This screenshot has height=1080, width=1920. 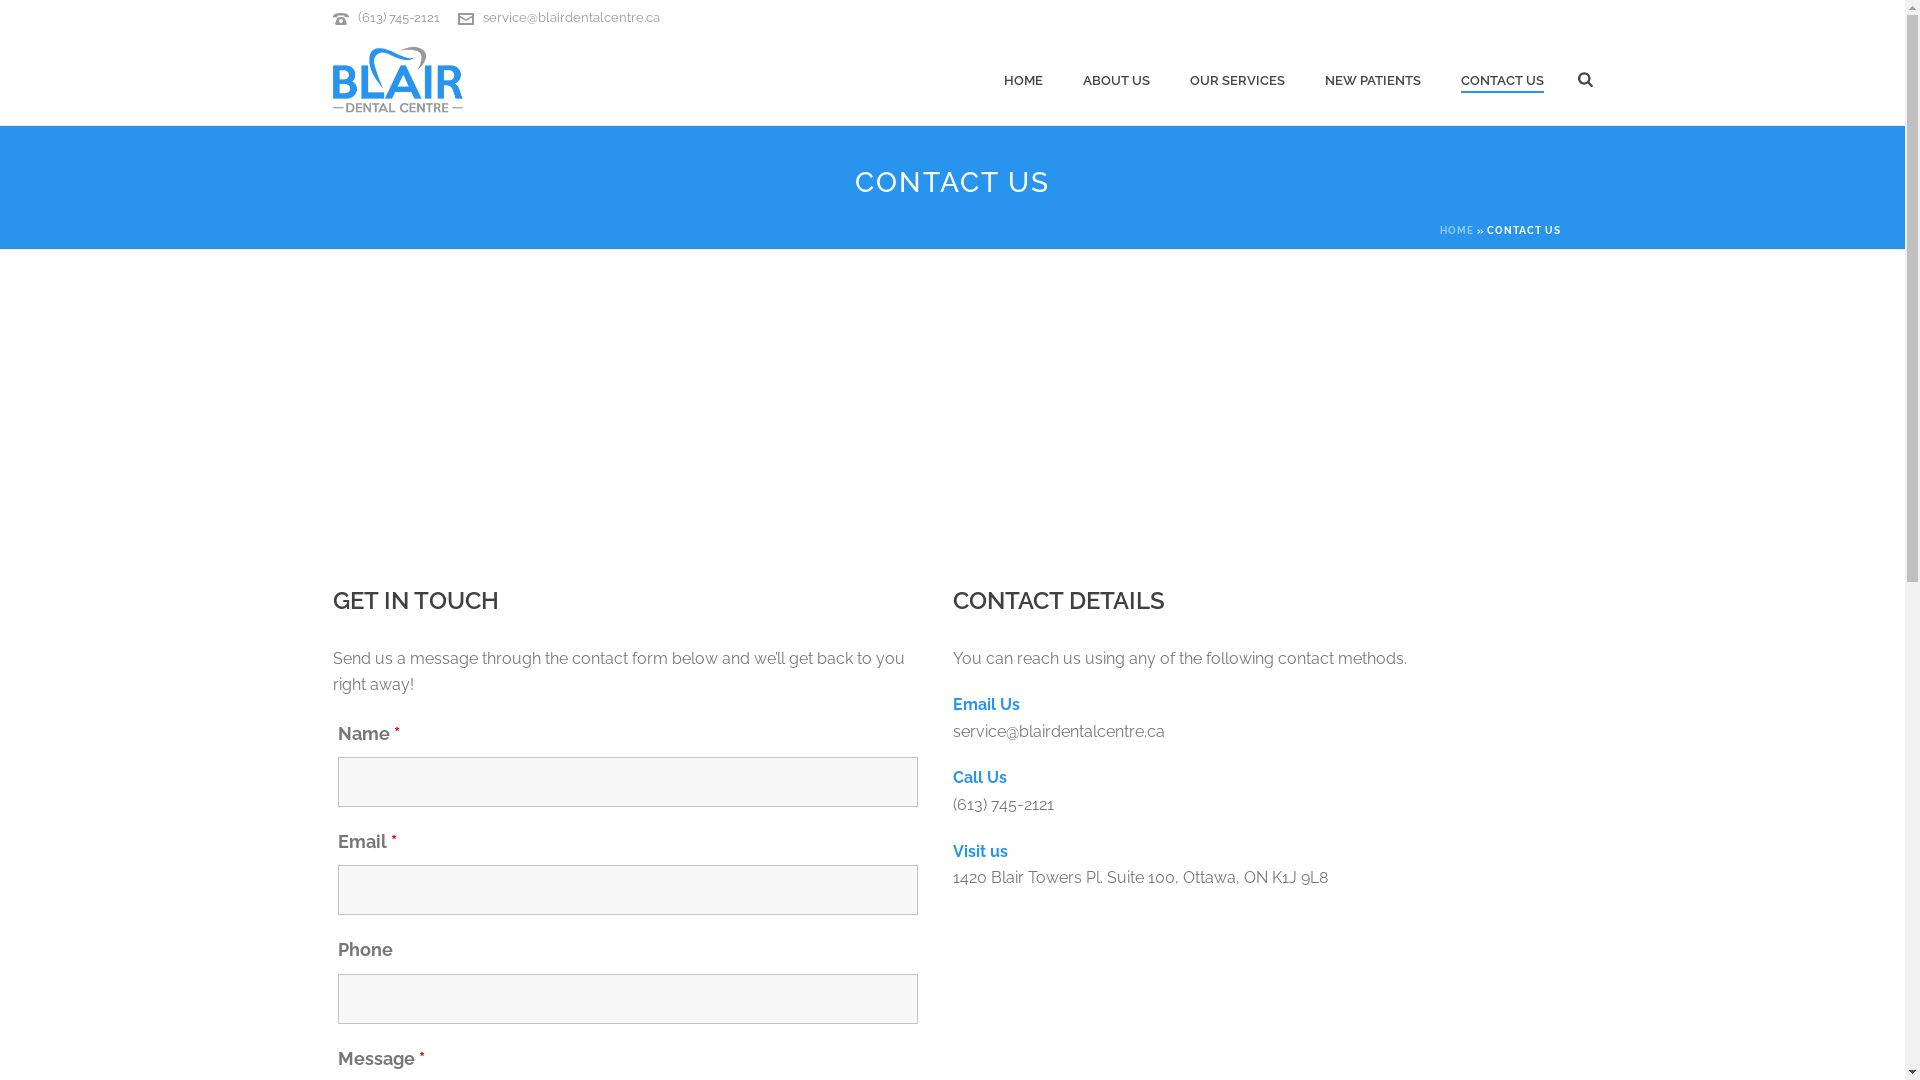 I want to click on 'NEW PATIENTS', so click(x=1371, y=80).